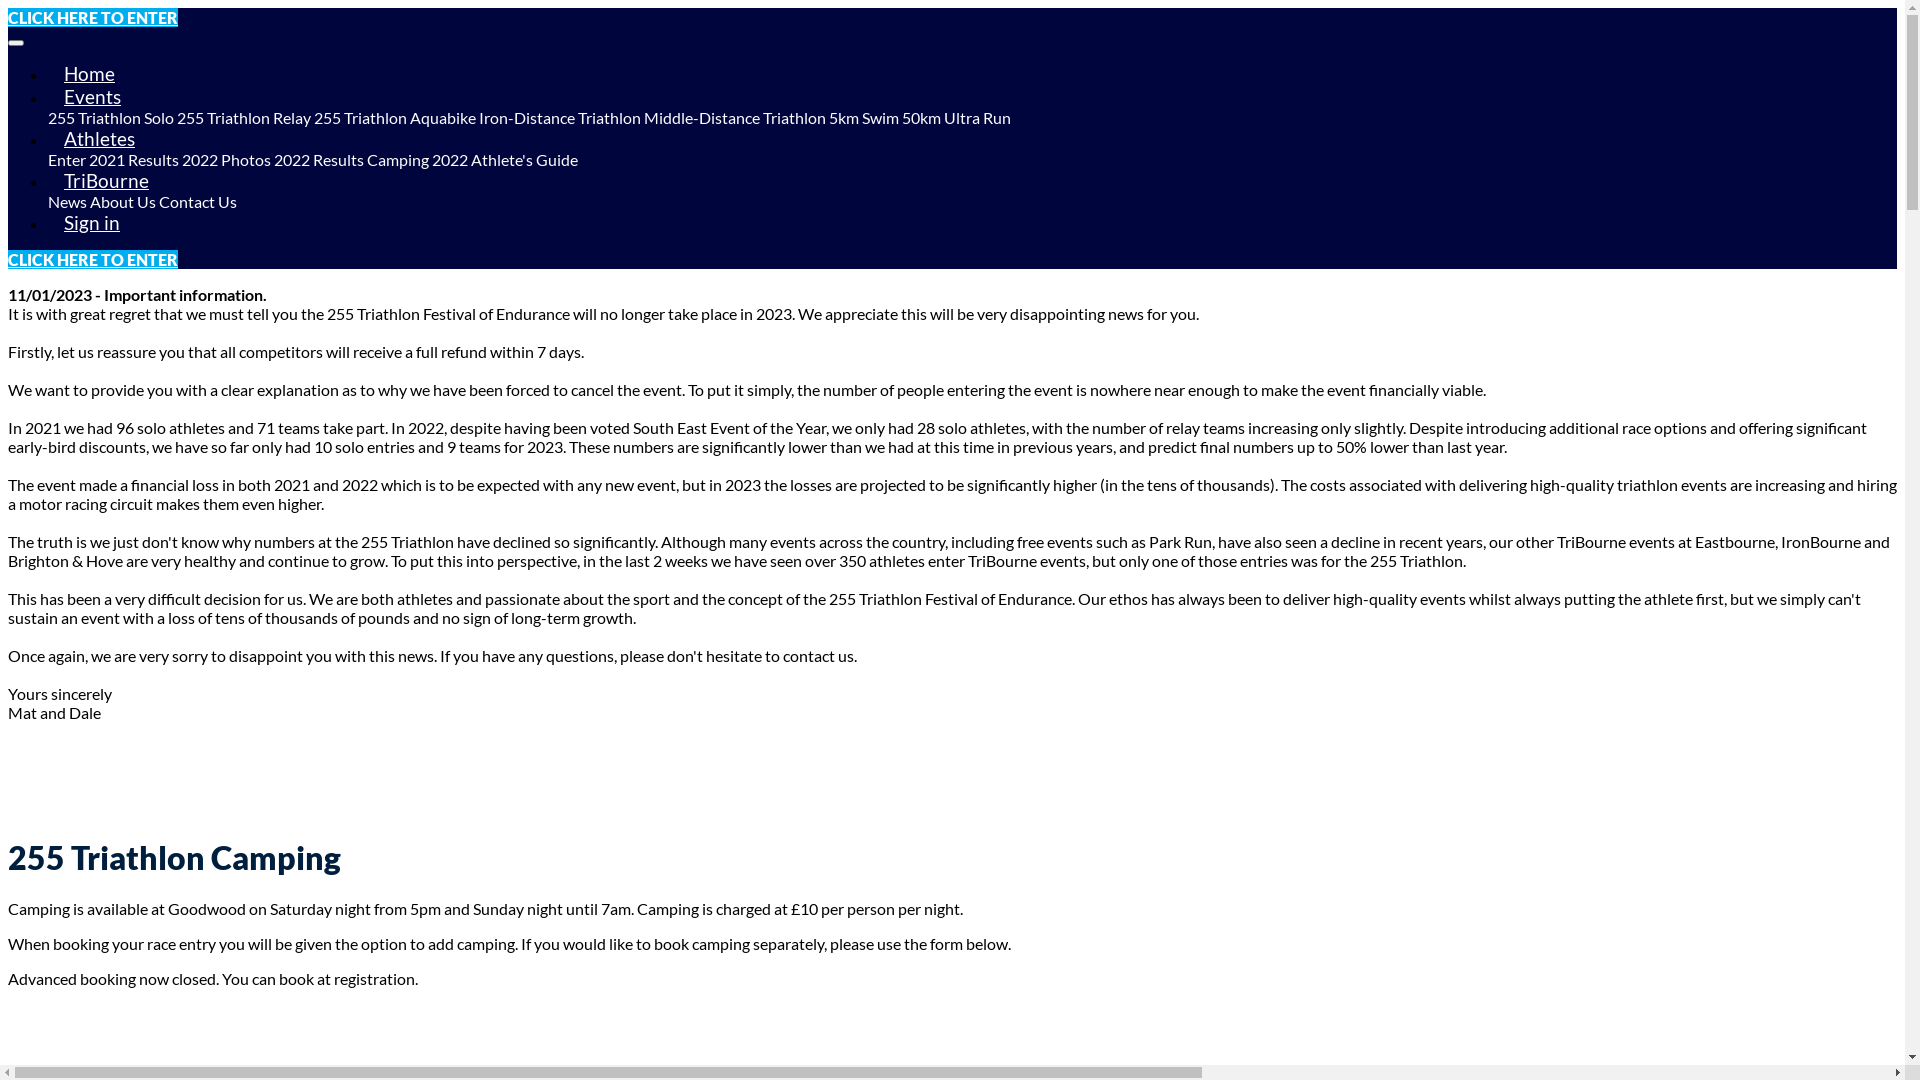  What do you see at coordinates (67, 158) in the screenshot?
I see `'Enter'` at bounding box center [67, 158].